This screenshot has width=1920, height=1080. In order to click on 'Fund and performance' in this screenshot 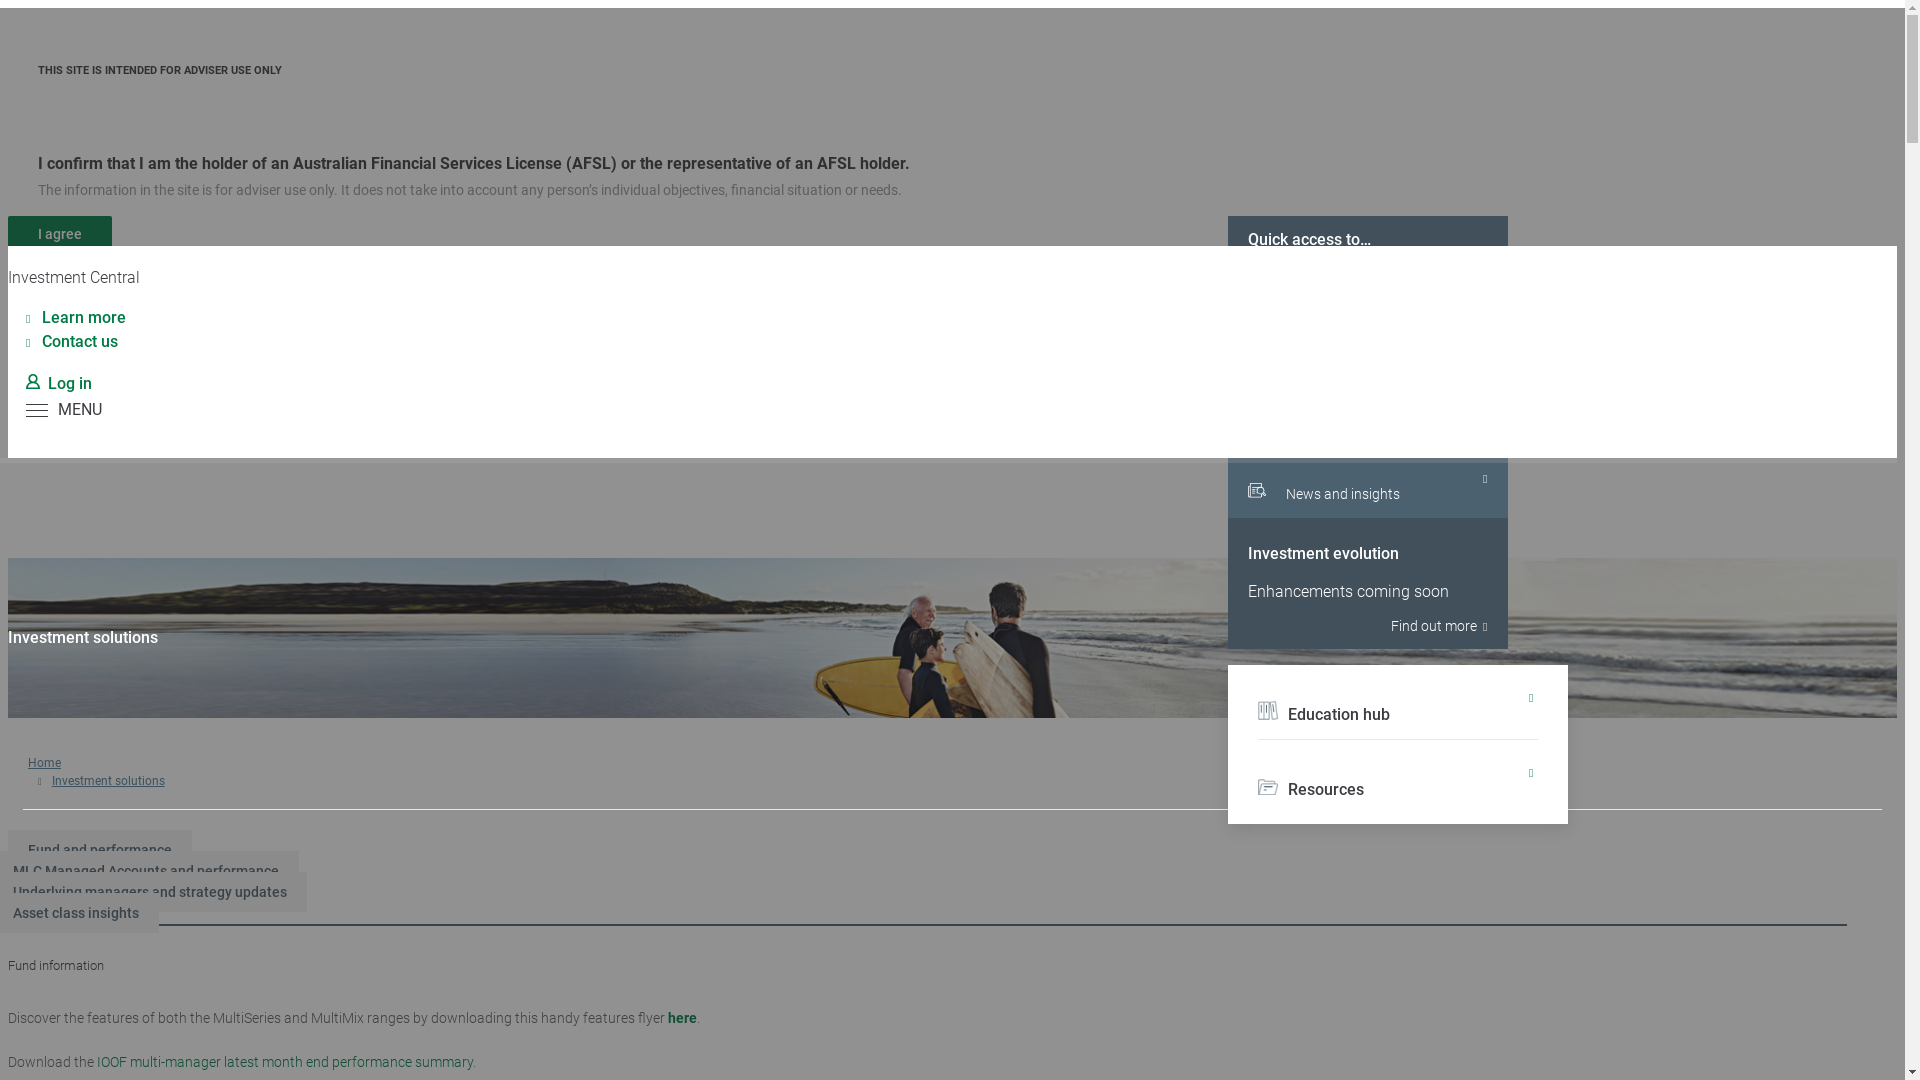, I will do `click(8, 849)`.